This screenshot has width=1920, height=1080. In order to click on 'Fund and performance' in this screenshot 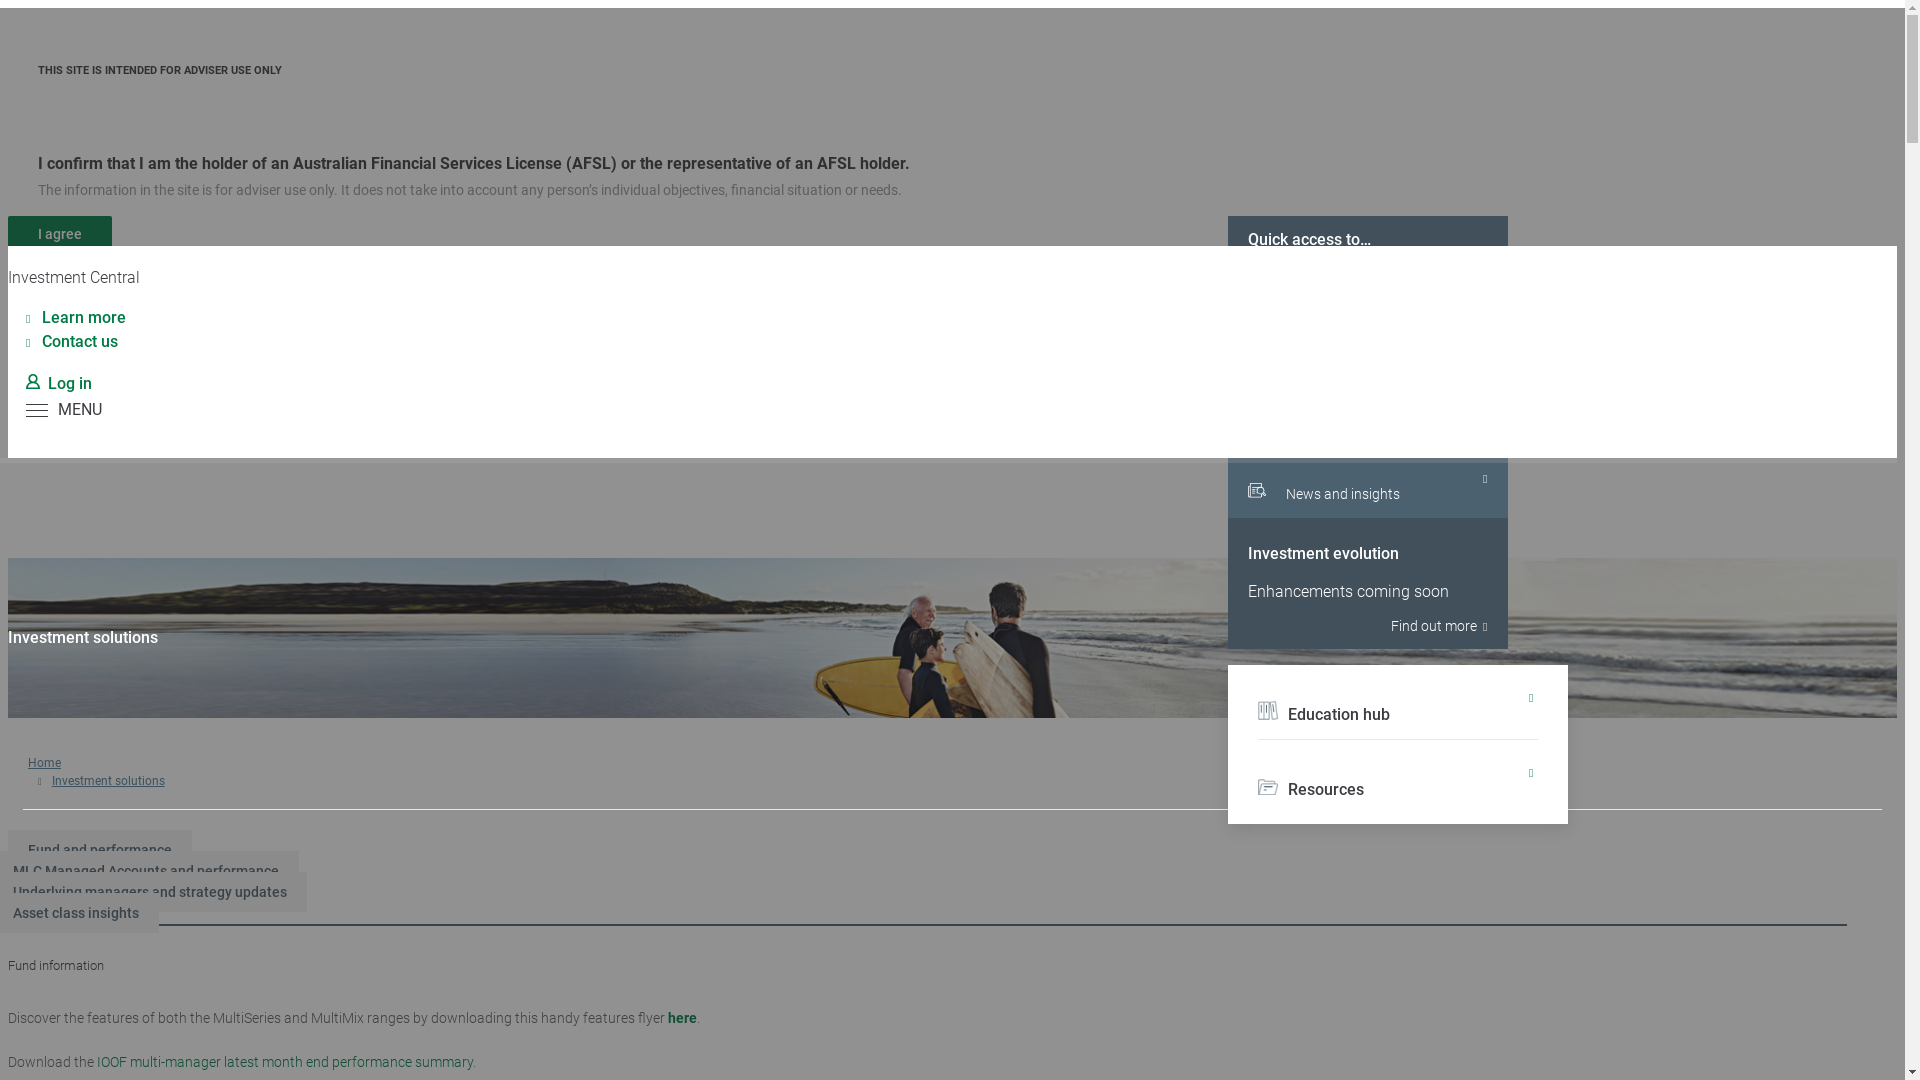, I will do `click(8, 849)`.